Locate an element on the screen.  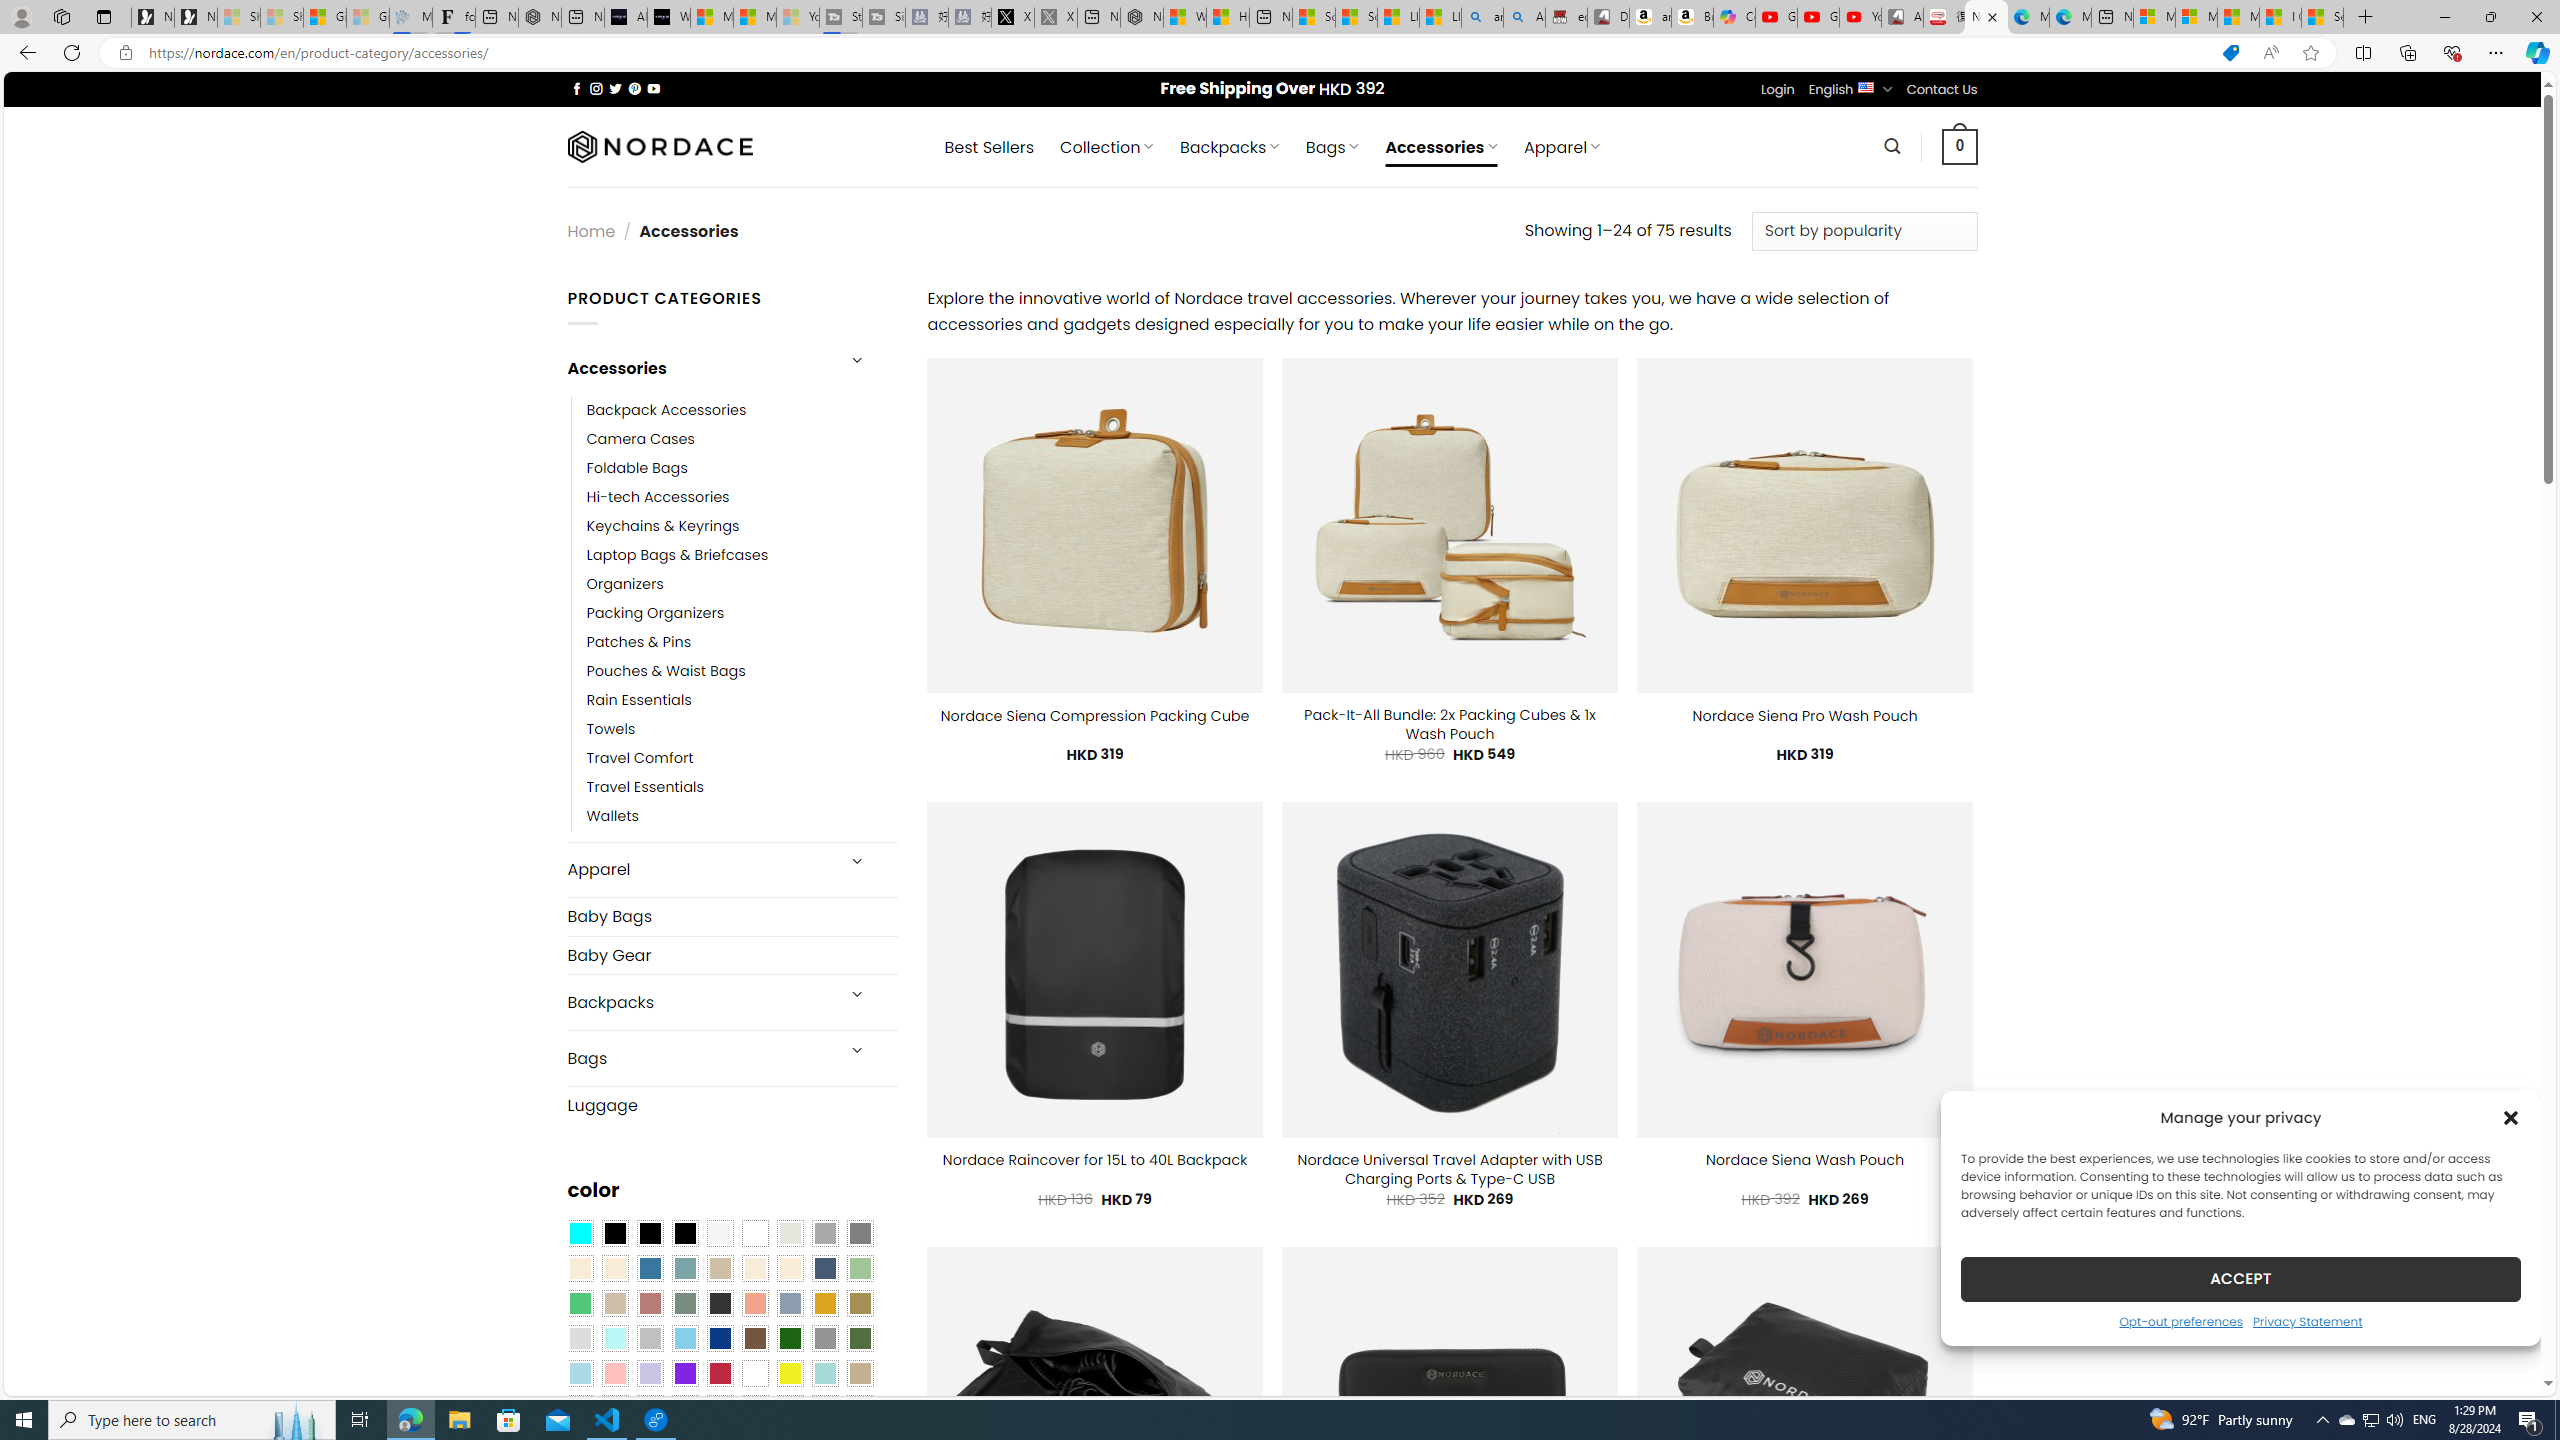
'Backpacks' is located at coordinates (697, 1002).